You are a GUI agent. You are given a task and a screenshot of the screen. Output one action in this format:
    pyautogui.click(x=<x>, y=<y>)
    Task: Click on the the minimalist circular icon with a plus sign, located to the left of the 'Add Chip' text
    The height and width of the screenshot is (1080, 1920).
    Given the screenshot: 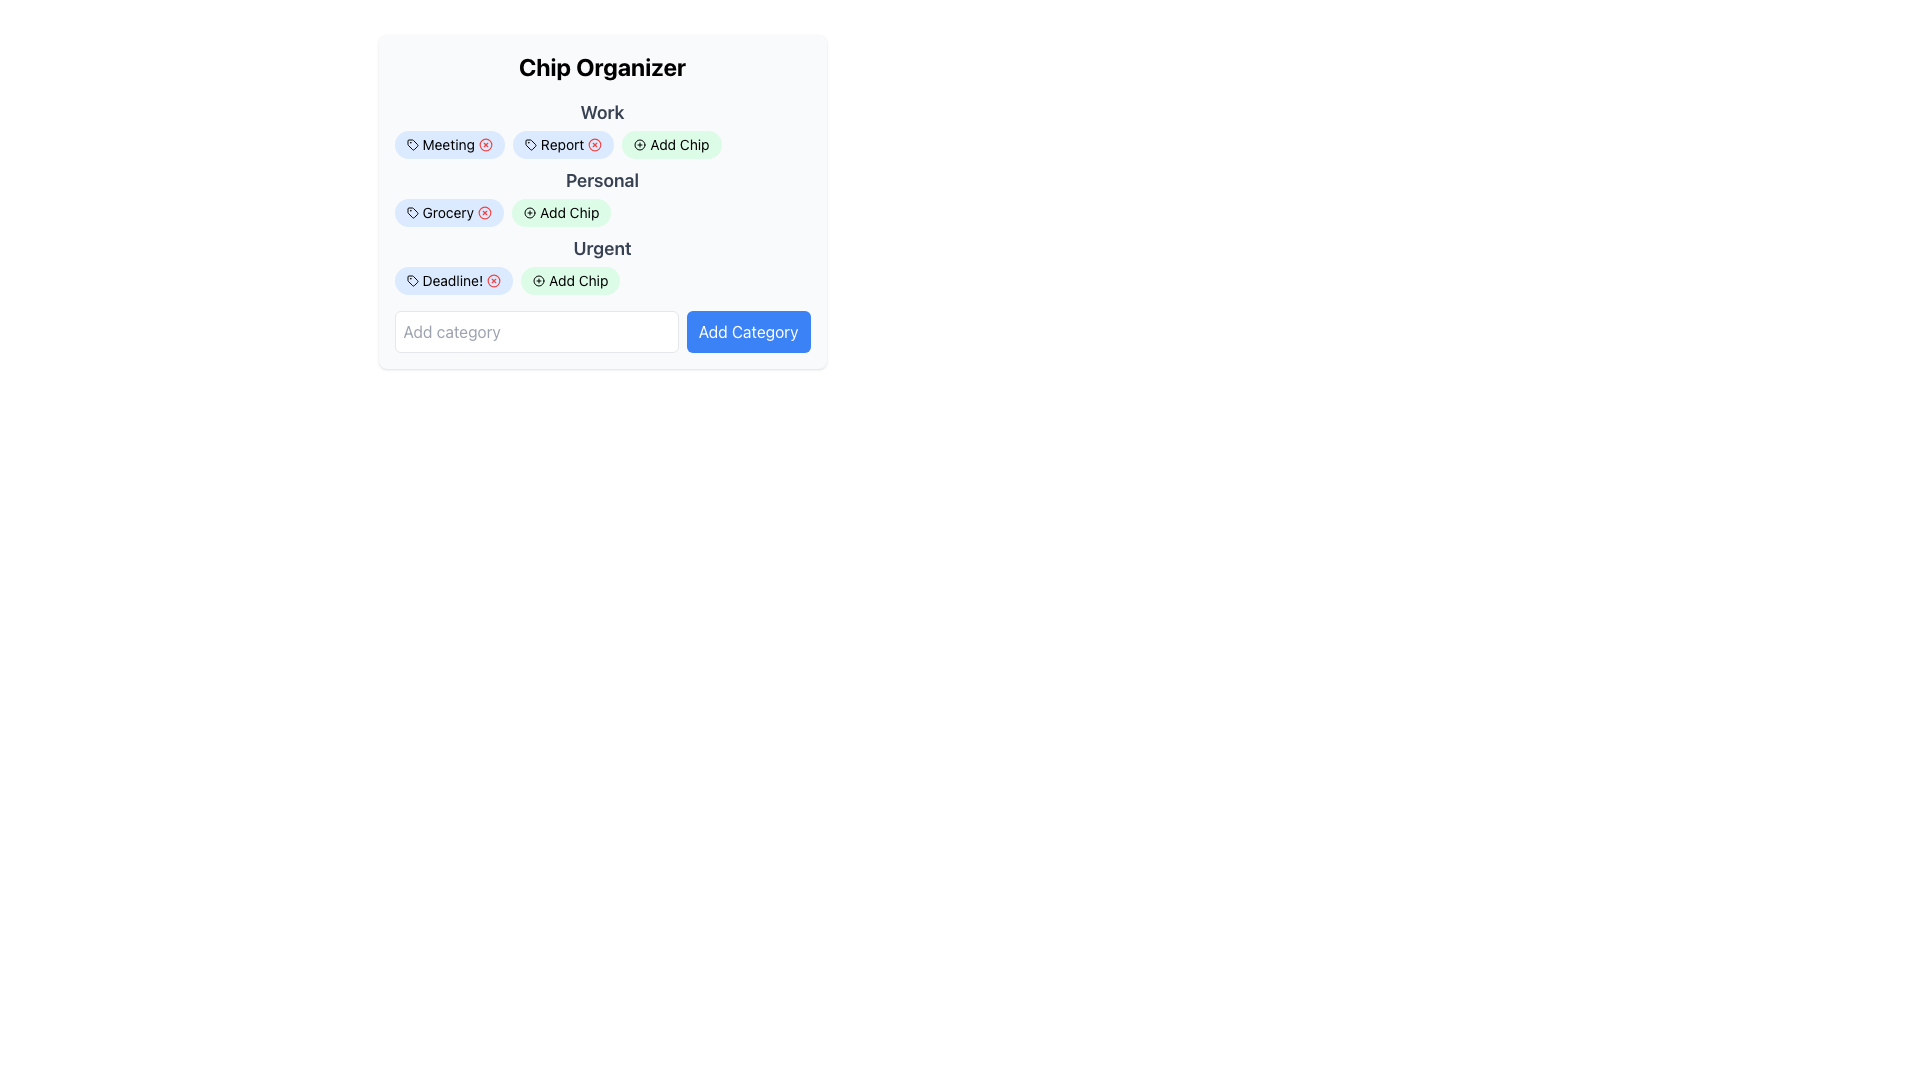 What is the action you would take?
    pyautogui.click(x=640, y=144)
    